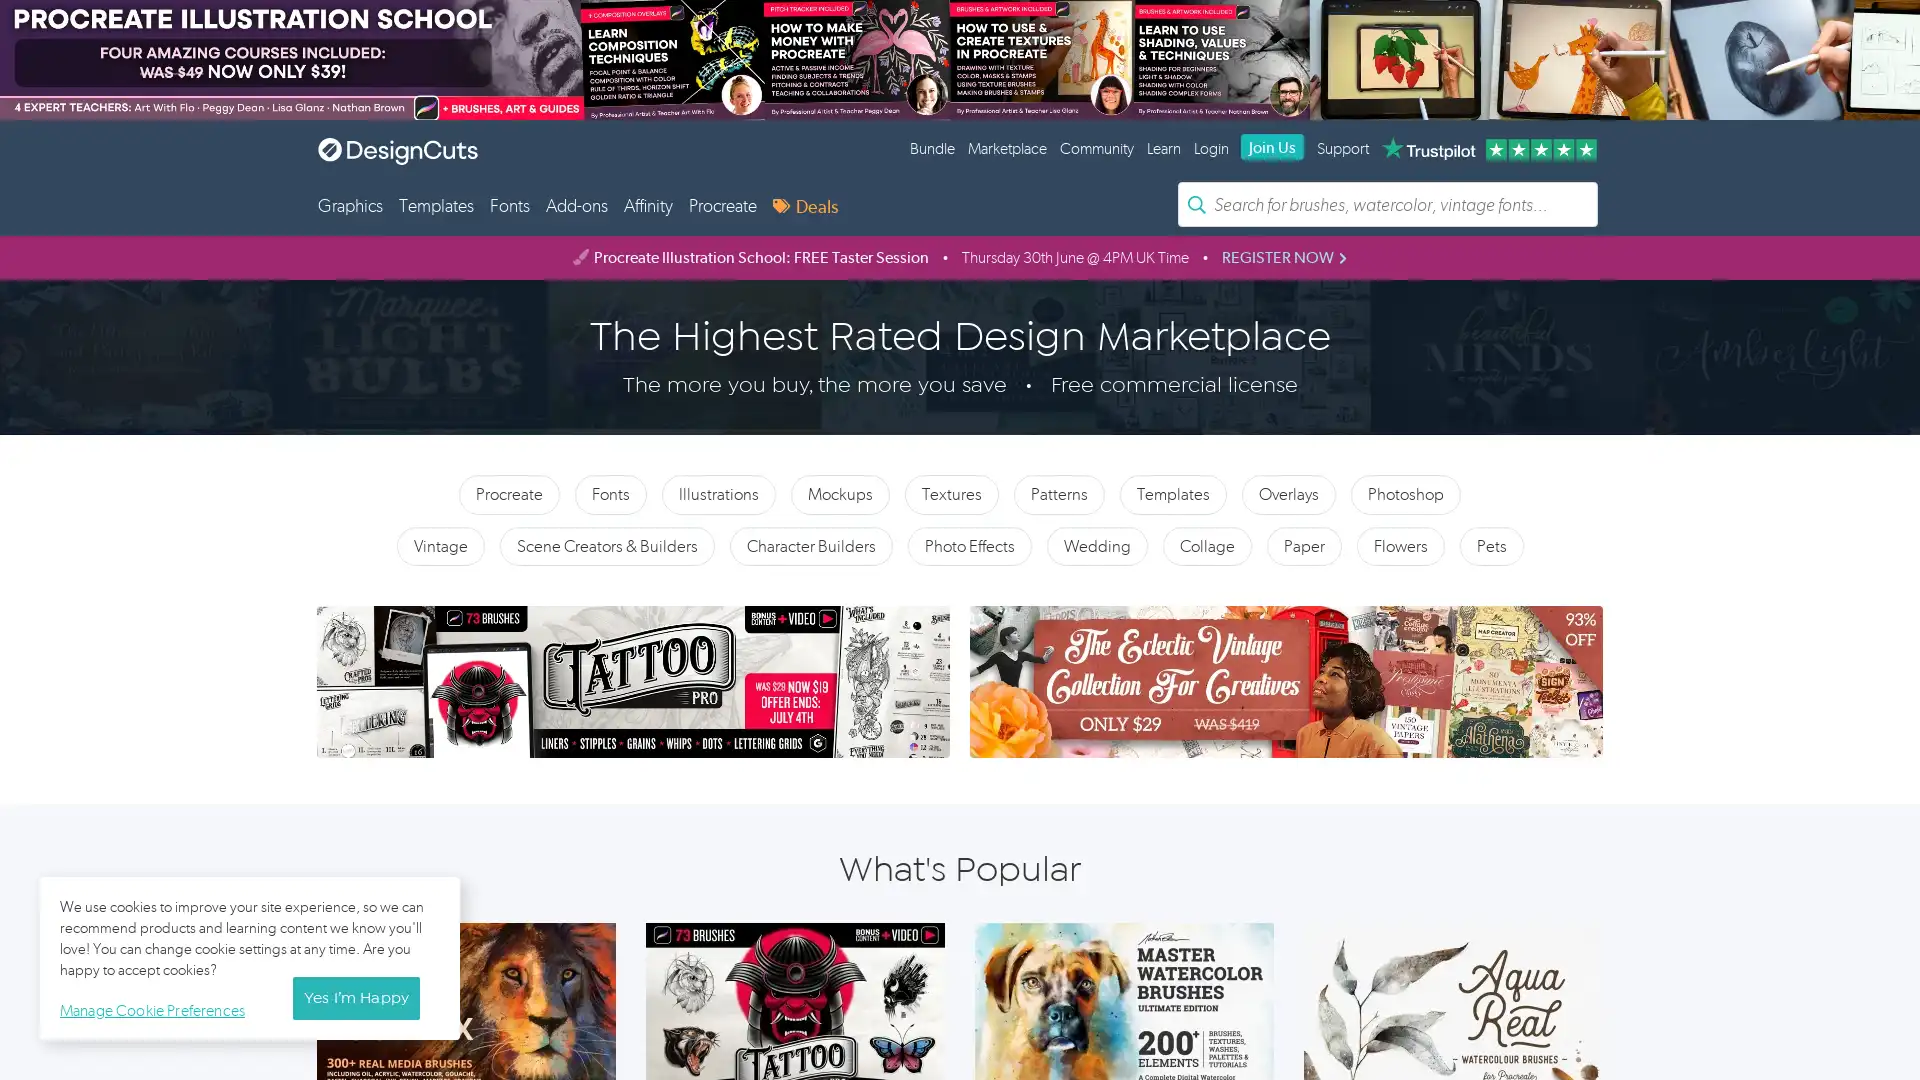 This screenshot has width=1920, height=1080. What do you see at coordinates (355, 998) in the screenshot?
I see `Yes Im Happy` at bounding box center [355, 998].